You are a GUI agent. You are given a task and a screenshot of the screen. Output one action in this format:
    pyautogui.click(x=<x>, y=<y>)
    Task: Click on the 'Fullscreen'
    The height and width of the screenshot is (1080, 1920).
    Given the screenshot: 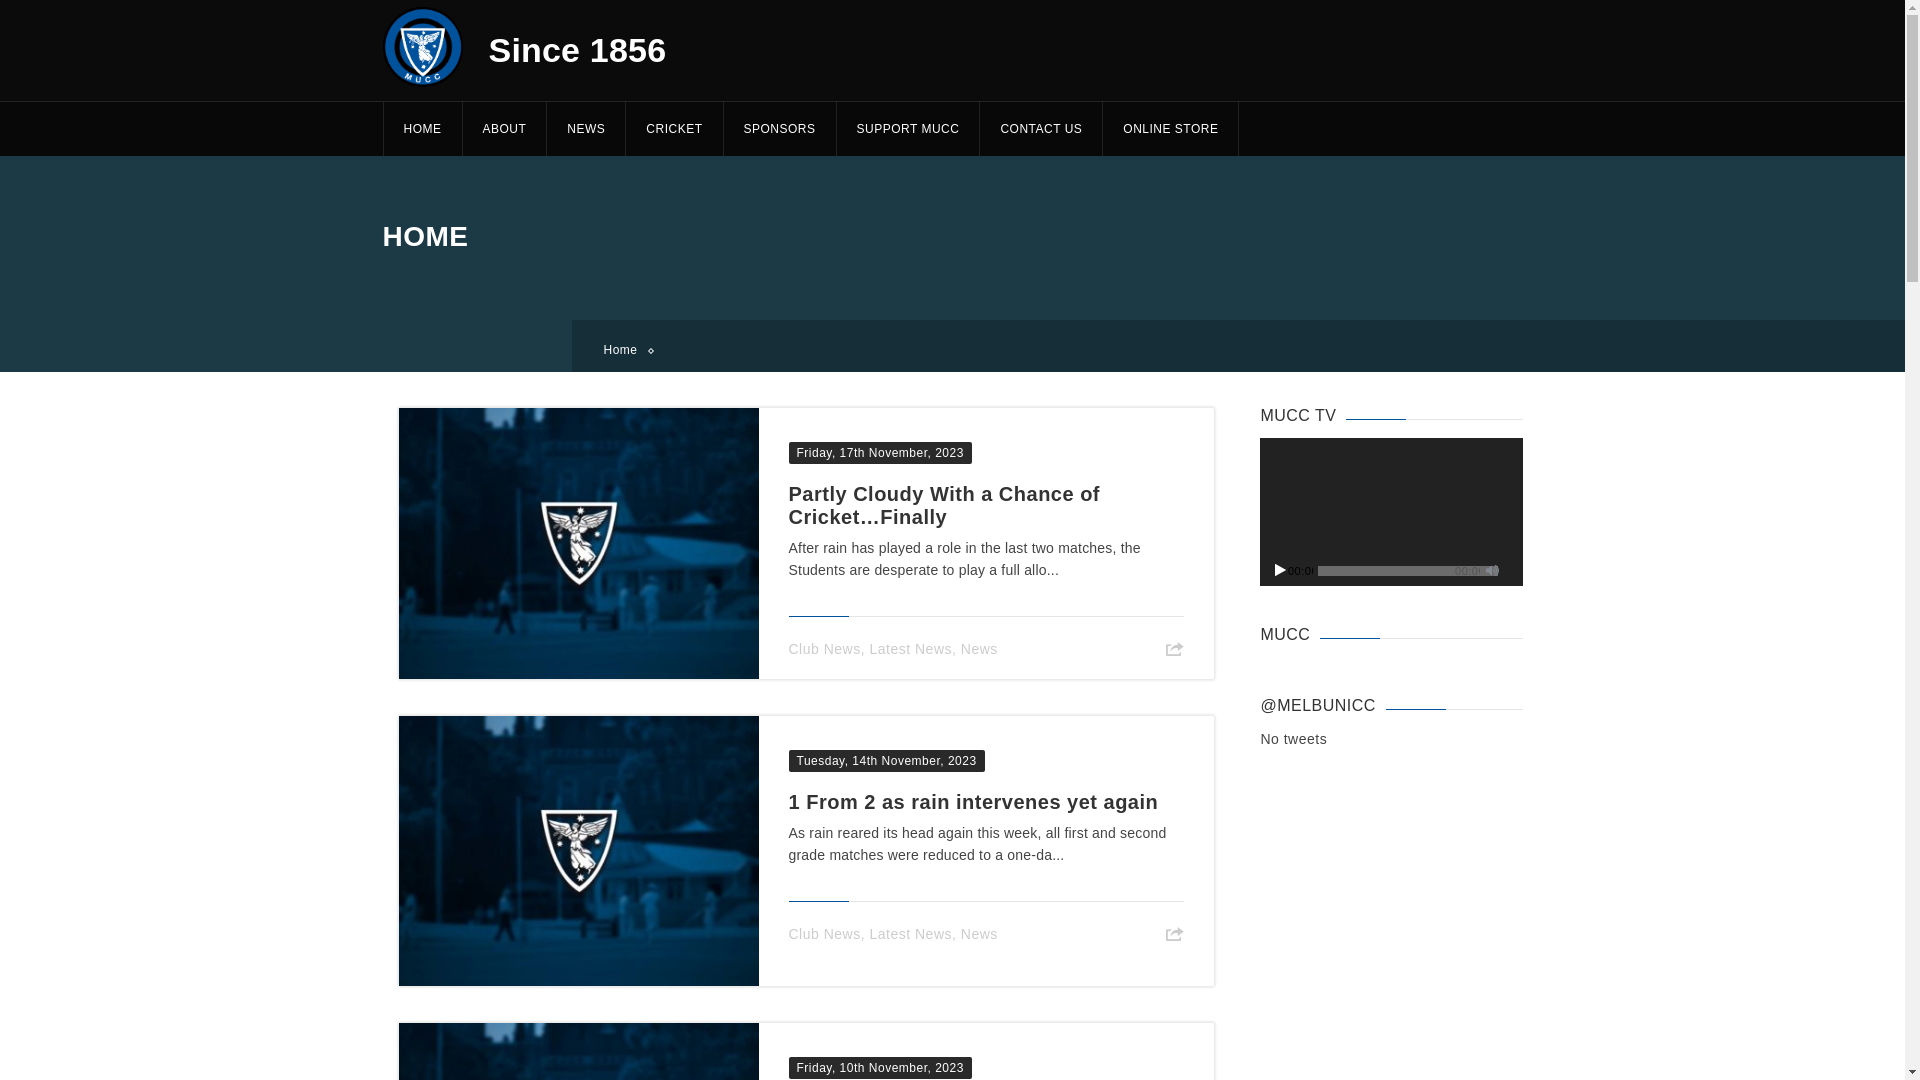 What is the action you would take?
    pyautogui.click(x=1511, y=569)
    